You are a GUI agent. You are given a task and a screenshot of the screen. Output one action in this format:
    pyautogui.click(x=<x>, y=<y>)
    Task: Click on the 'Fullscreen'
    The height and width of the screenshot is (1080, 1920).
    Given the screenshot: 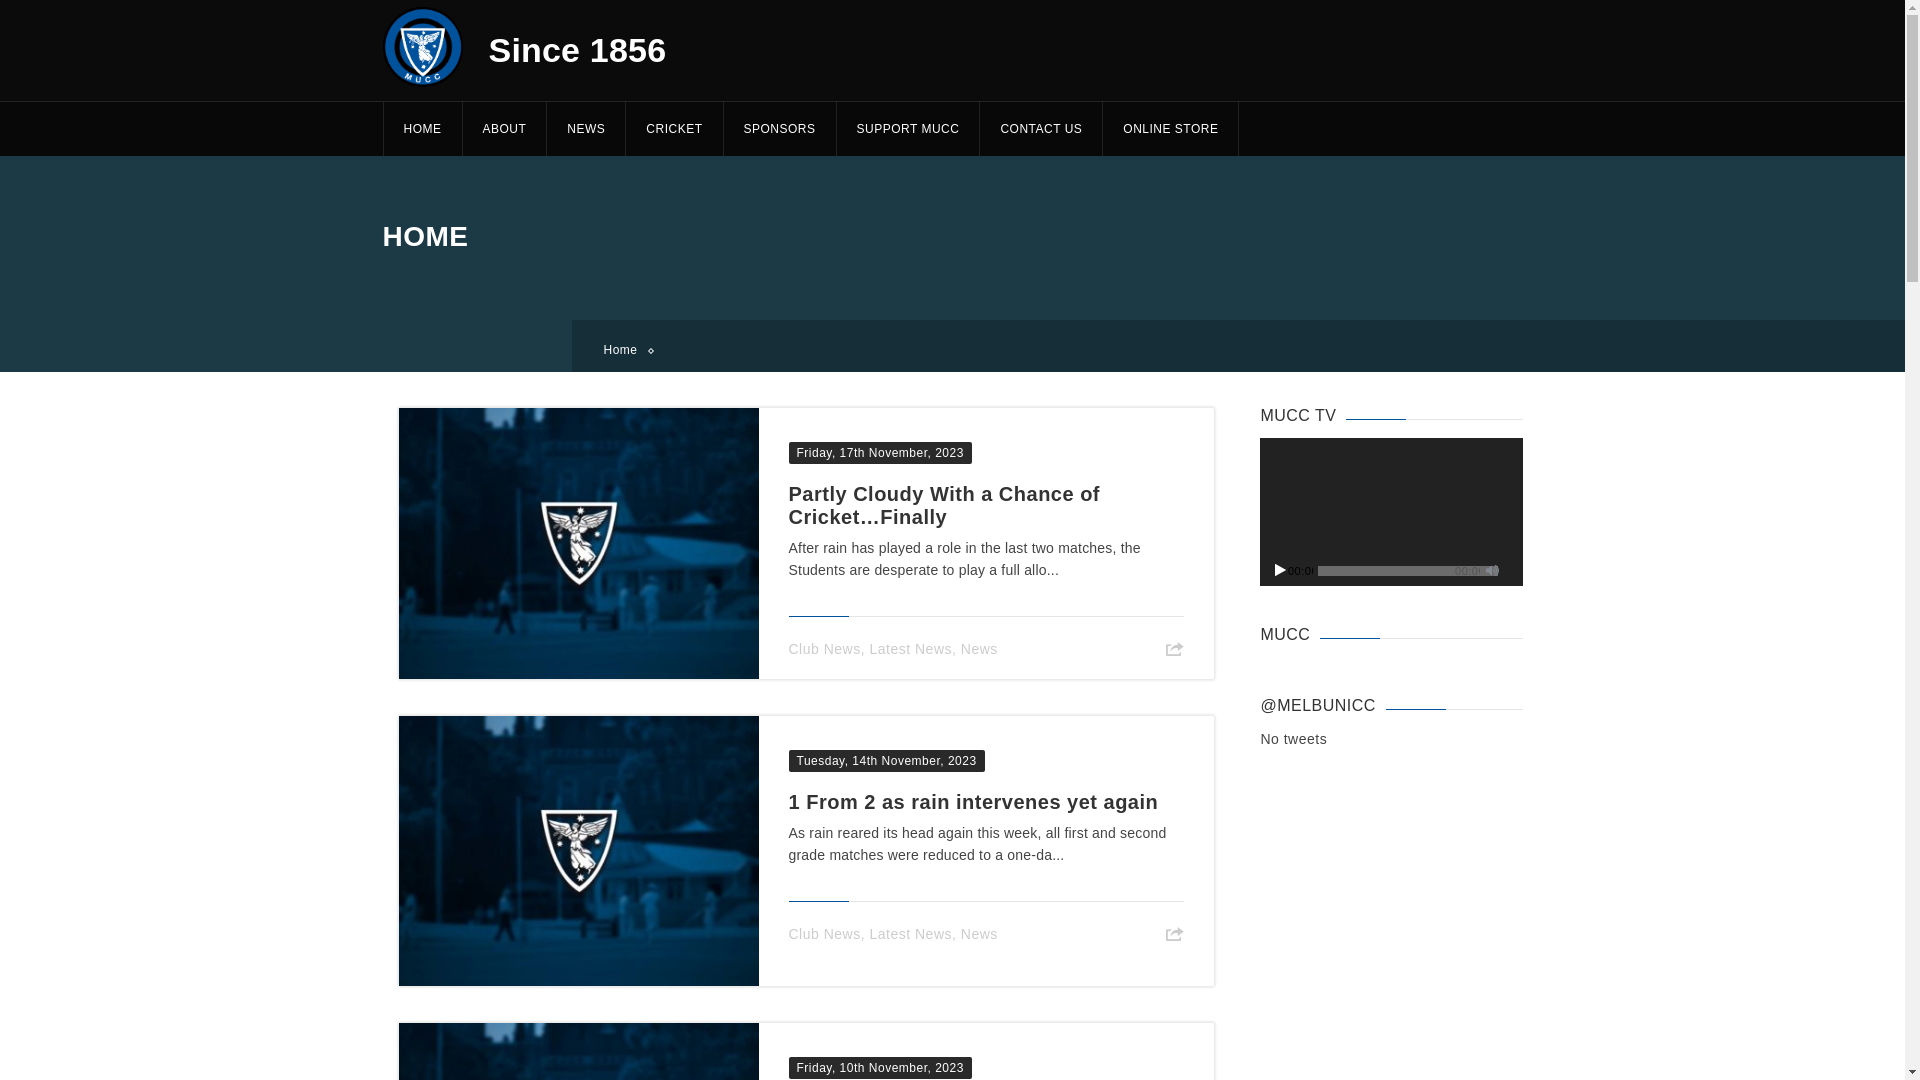 What is the action you would take?
    pyautogui.click(x=1511, y=569)
    